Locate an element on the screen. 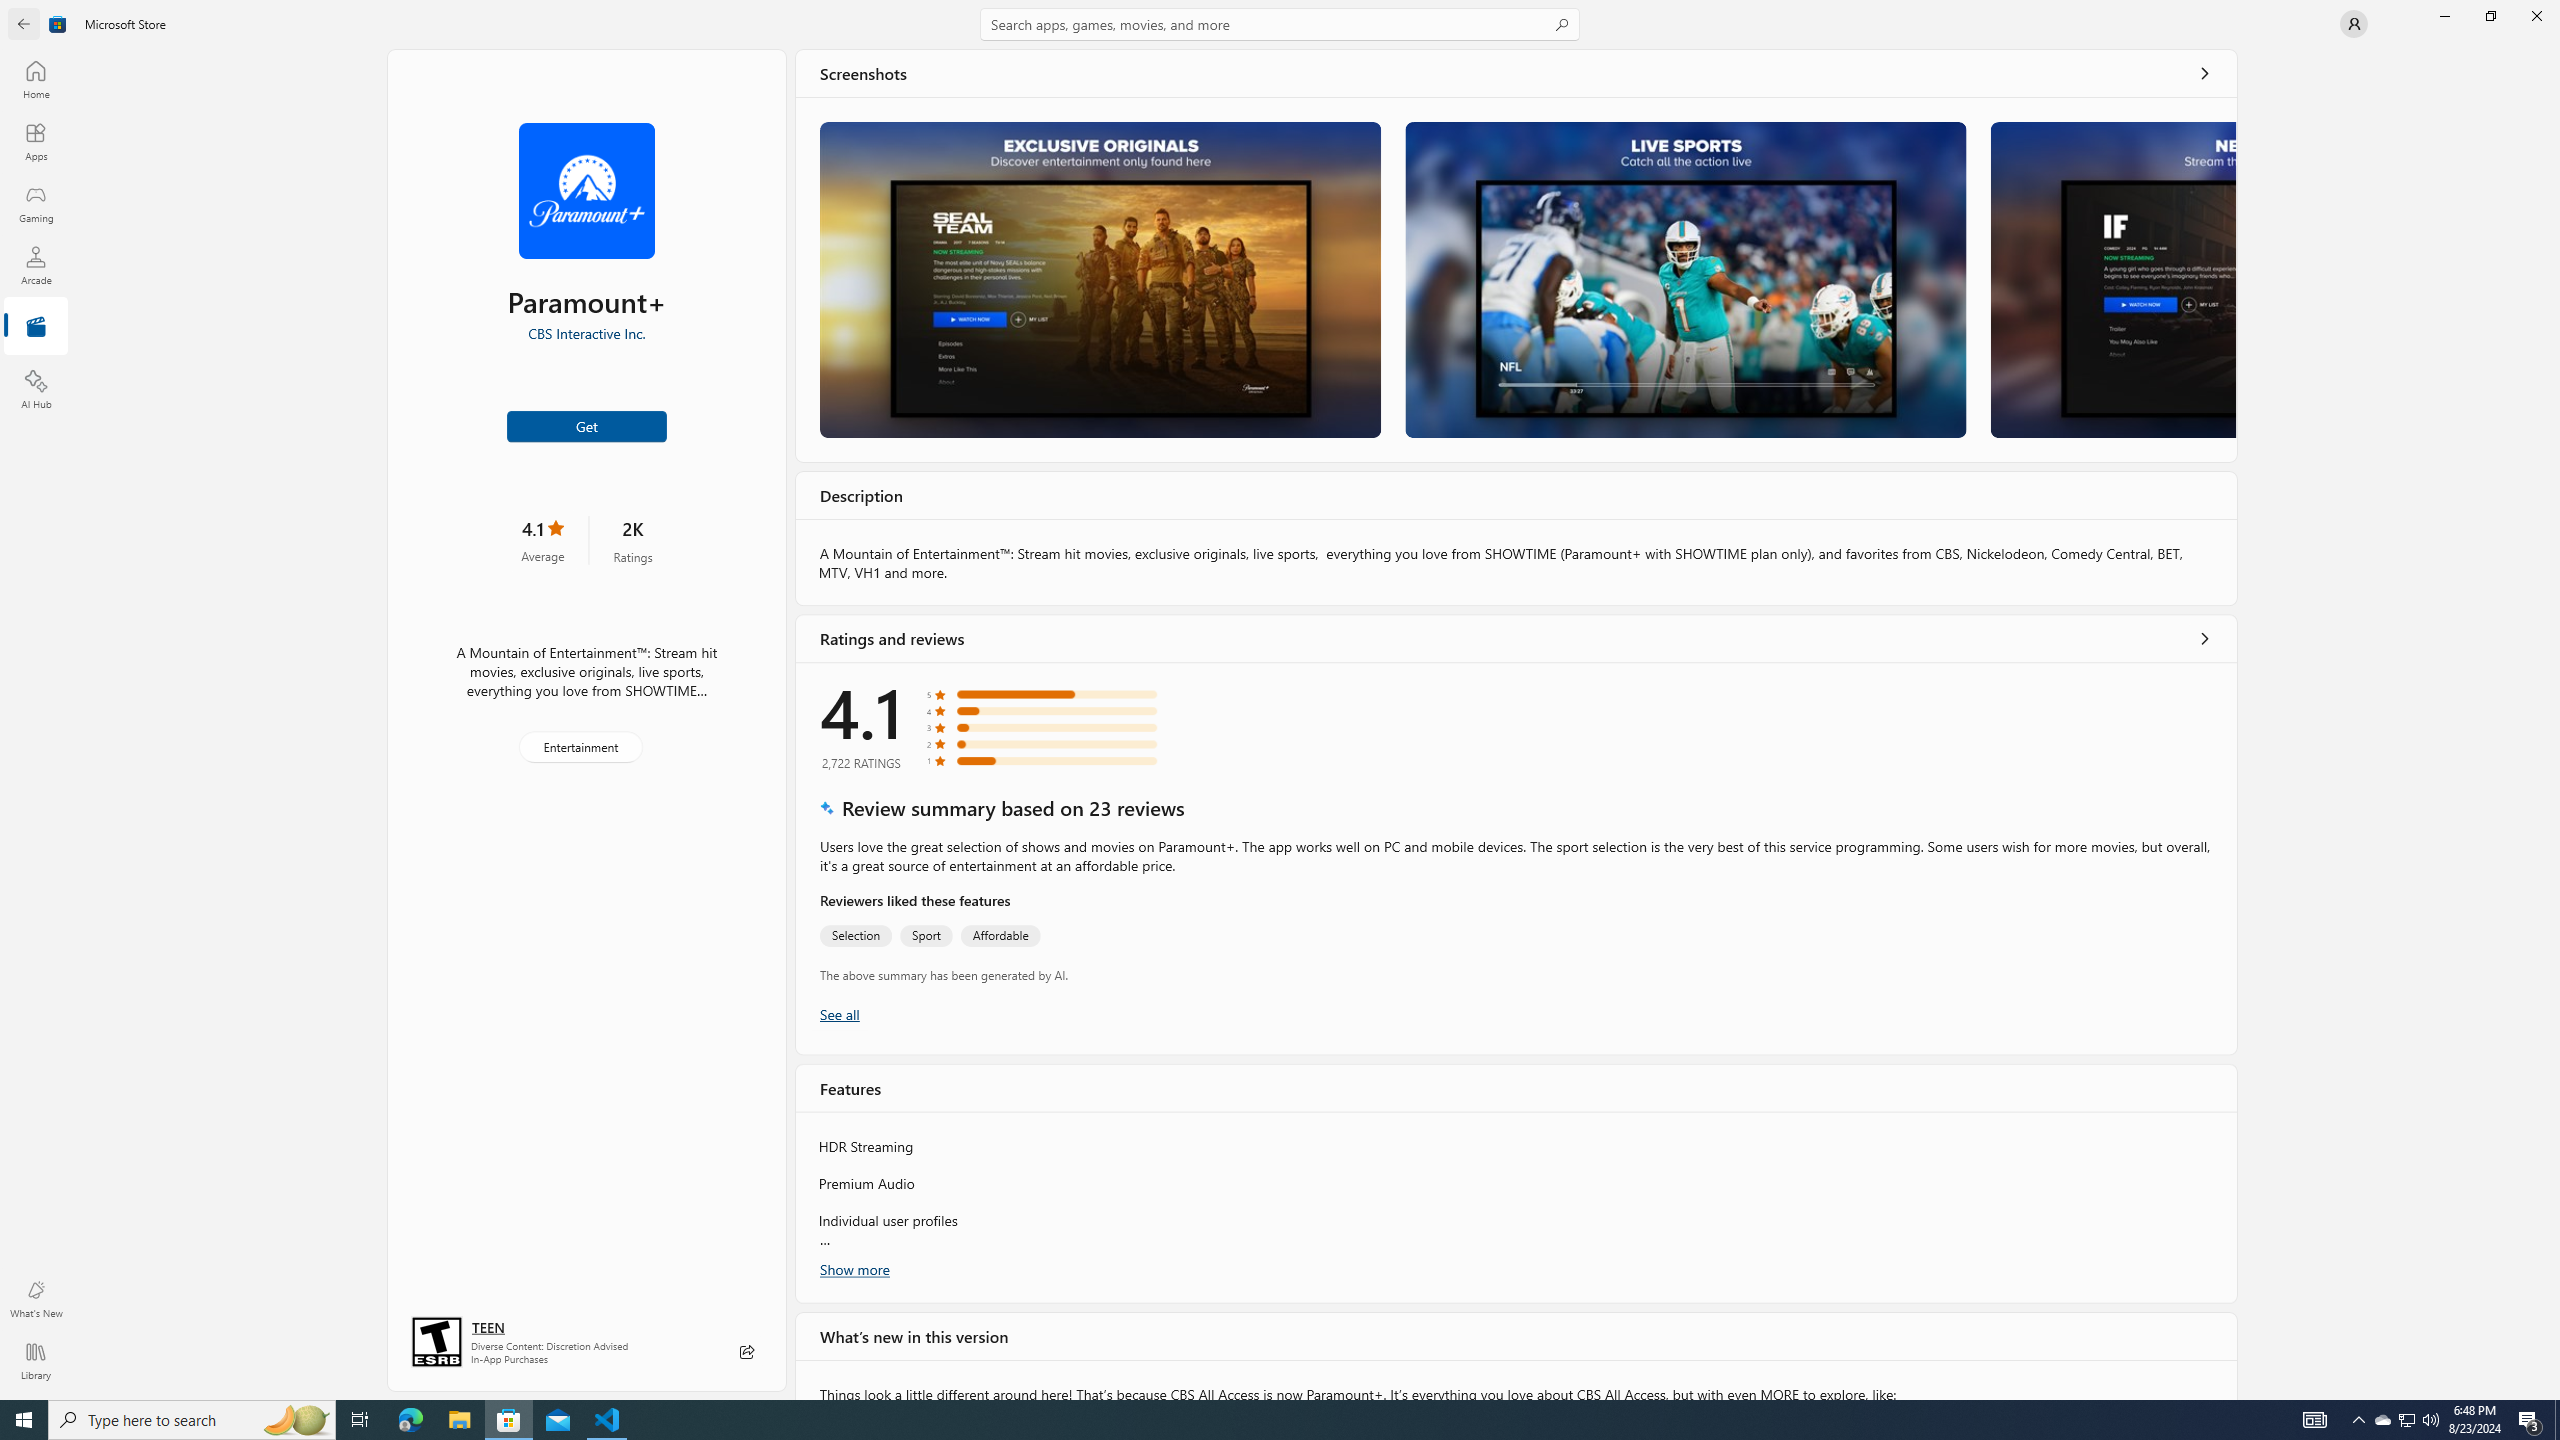 The height and width of the screenshot is (1440, 2560). '4.1 stars. Click to skip to ratings and reviews' is located at coordinates (542, 540).